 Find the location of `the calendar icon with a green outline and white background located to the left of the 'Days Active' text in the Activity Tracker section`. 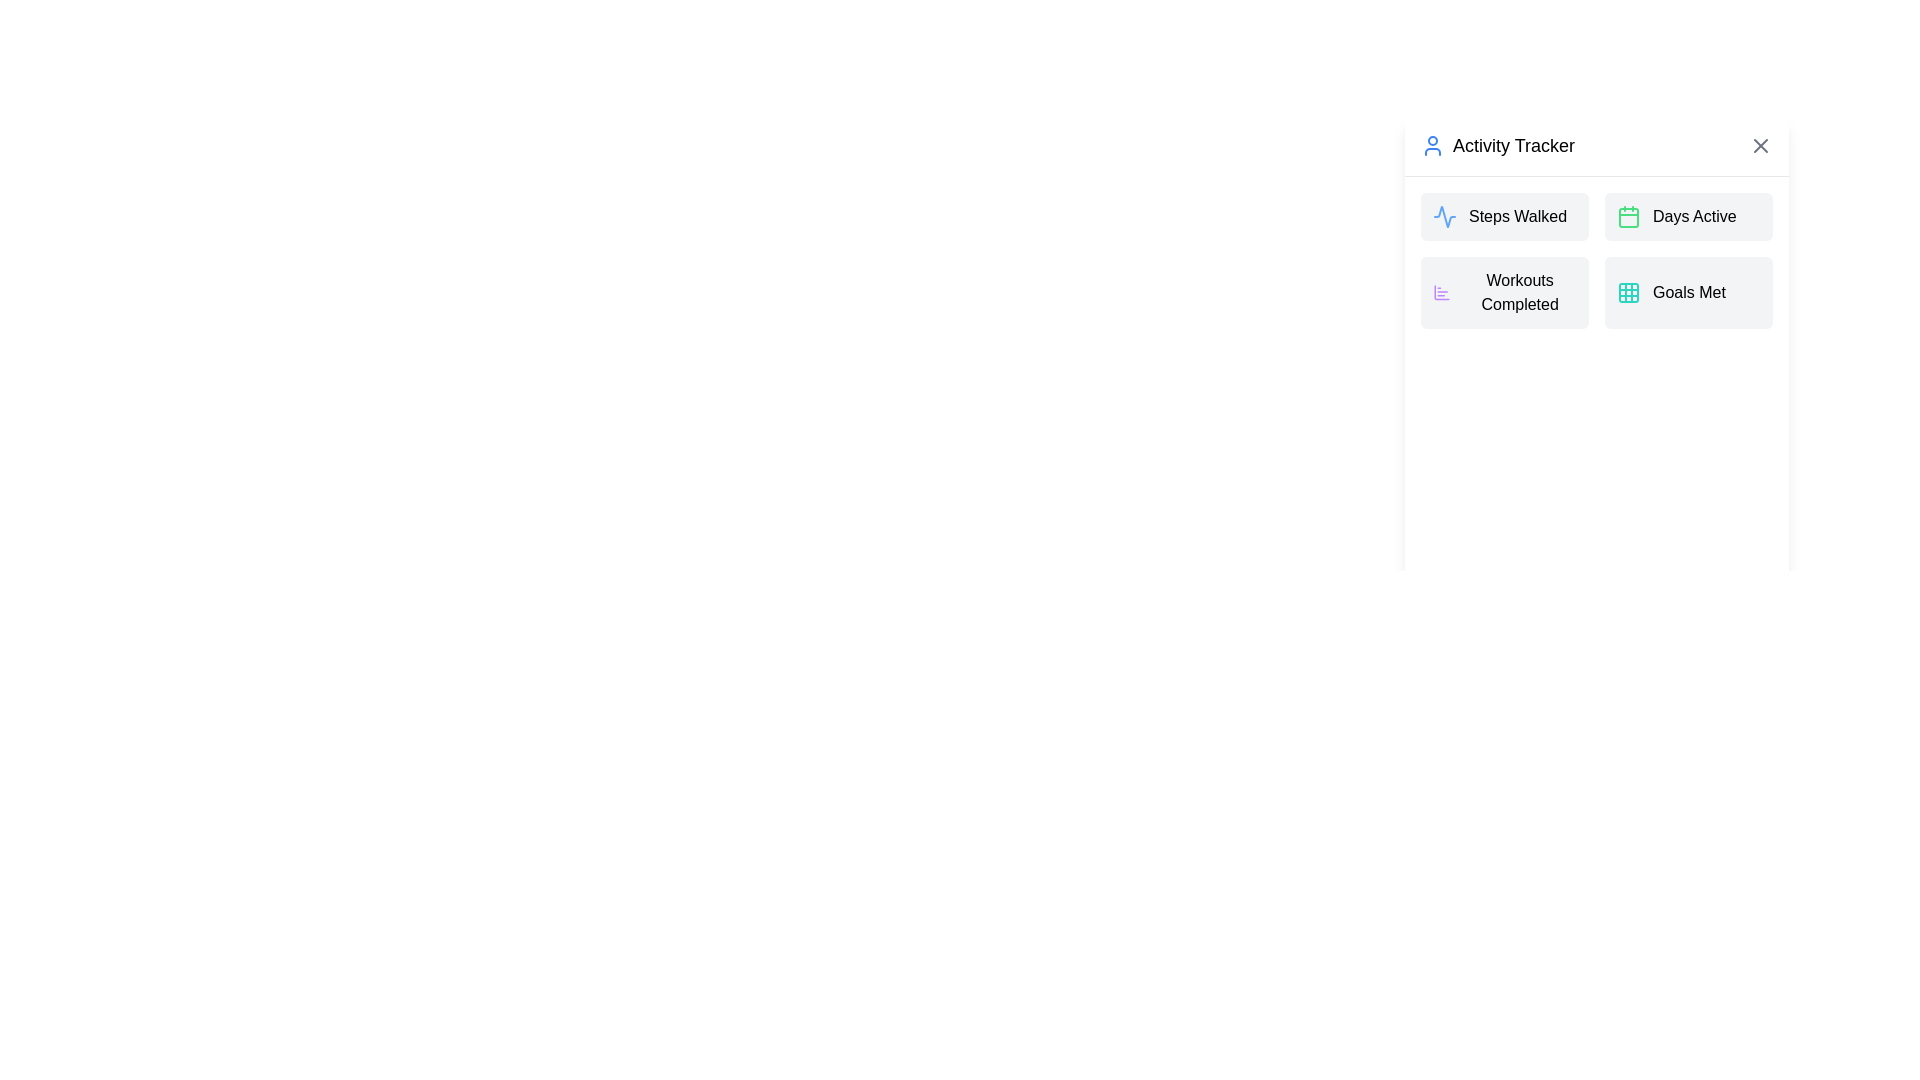

the calendar icon with a green outline and white background located to the left of the 'Days Active' text in the Activity Tracker section is located at coordinates (1628, 216).